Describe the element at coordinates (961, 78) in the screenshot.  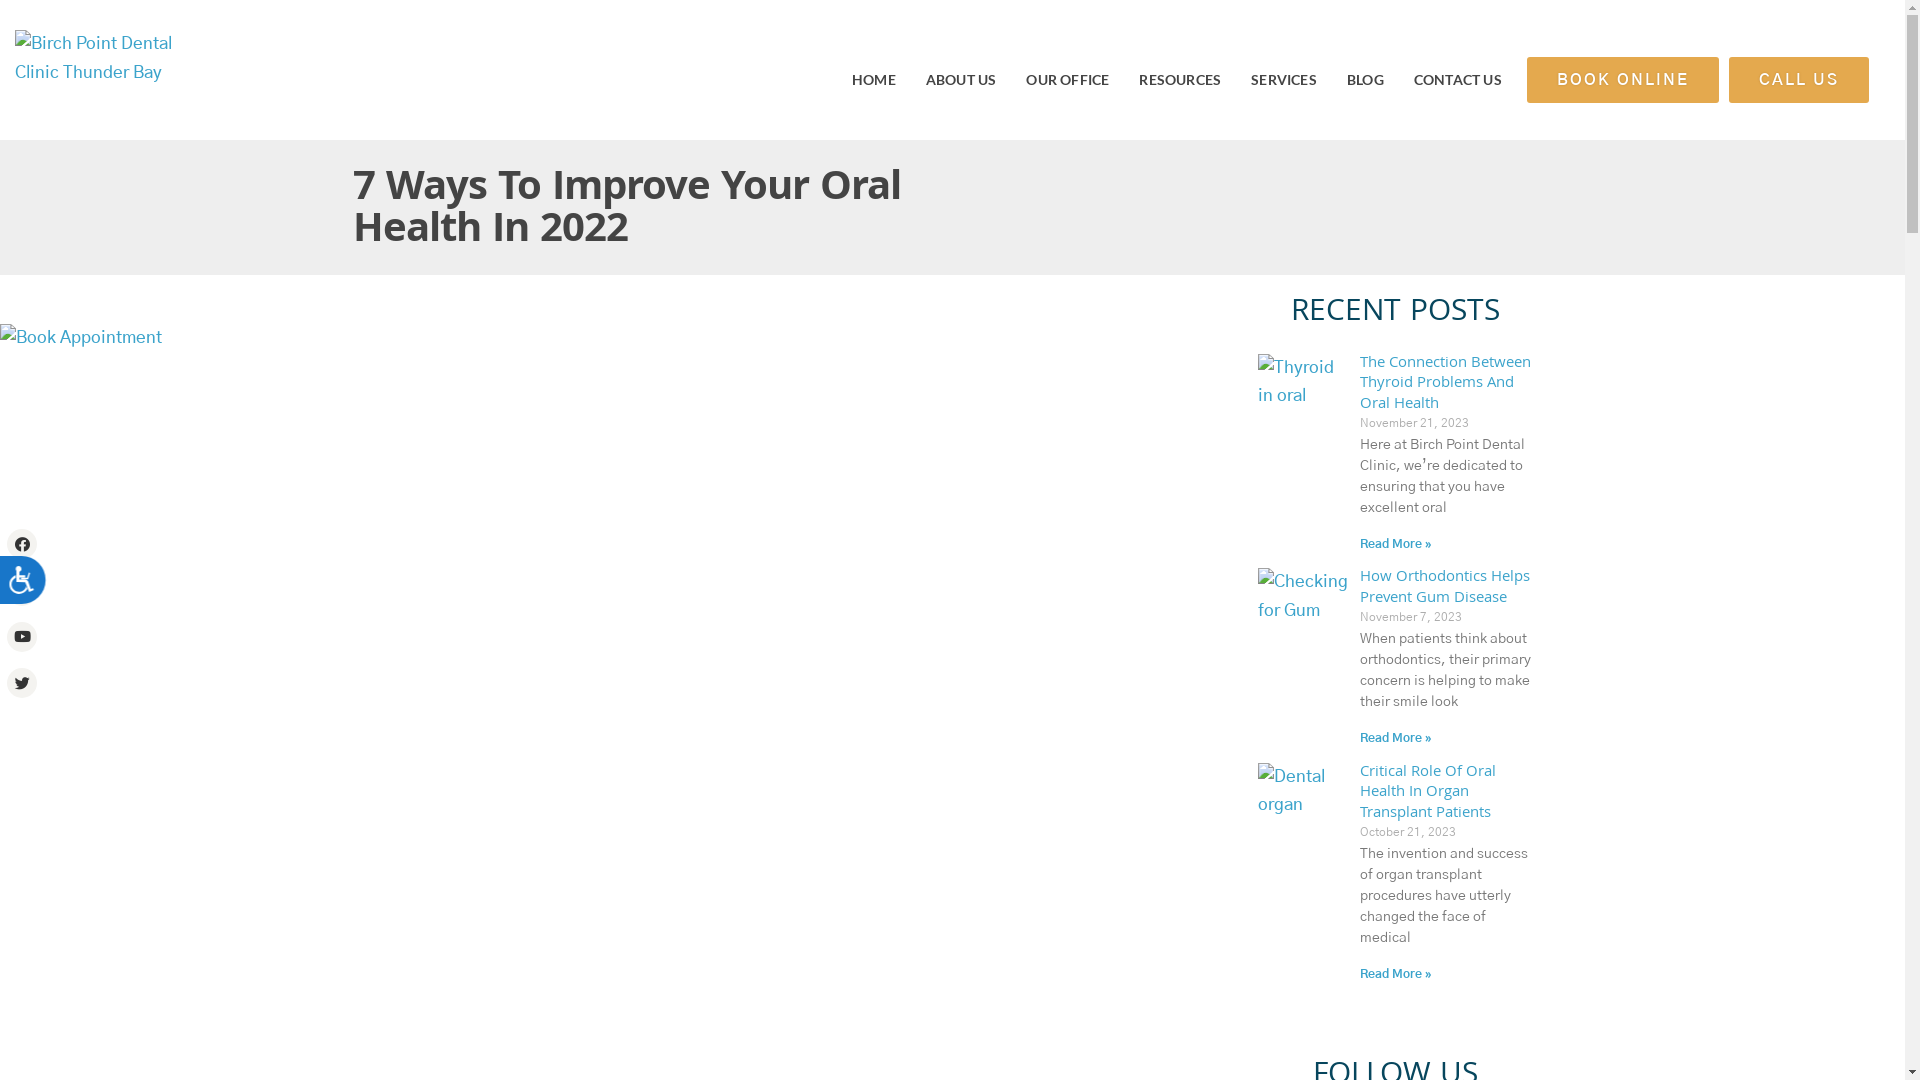
I see `'ABOUT US'` at that location.